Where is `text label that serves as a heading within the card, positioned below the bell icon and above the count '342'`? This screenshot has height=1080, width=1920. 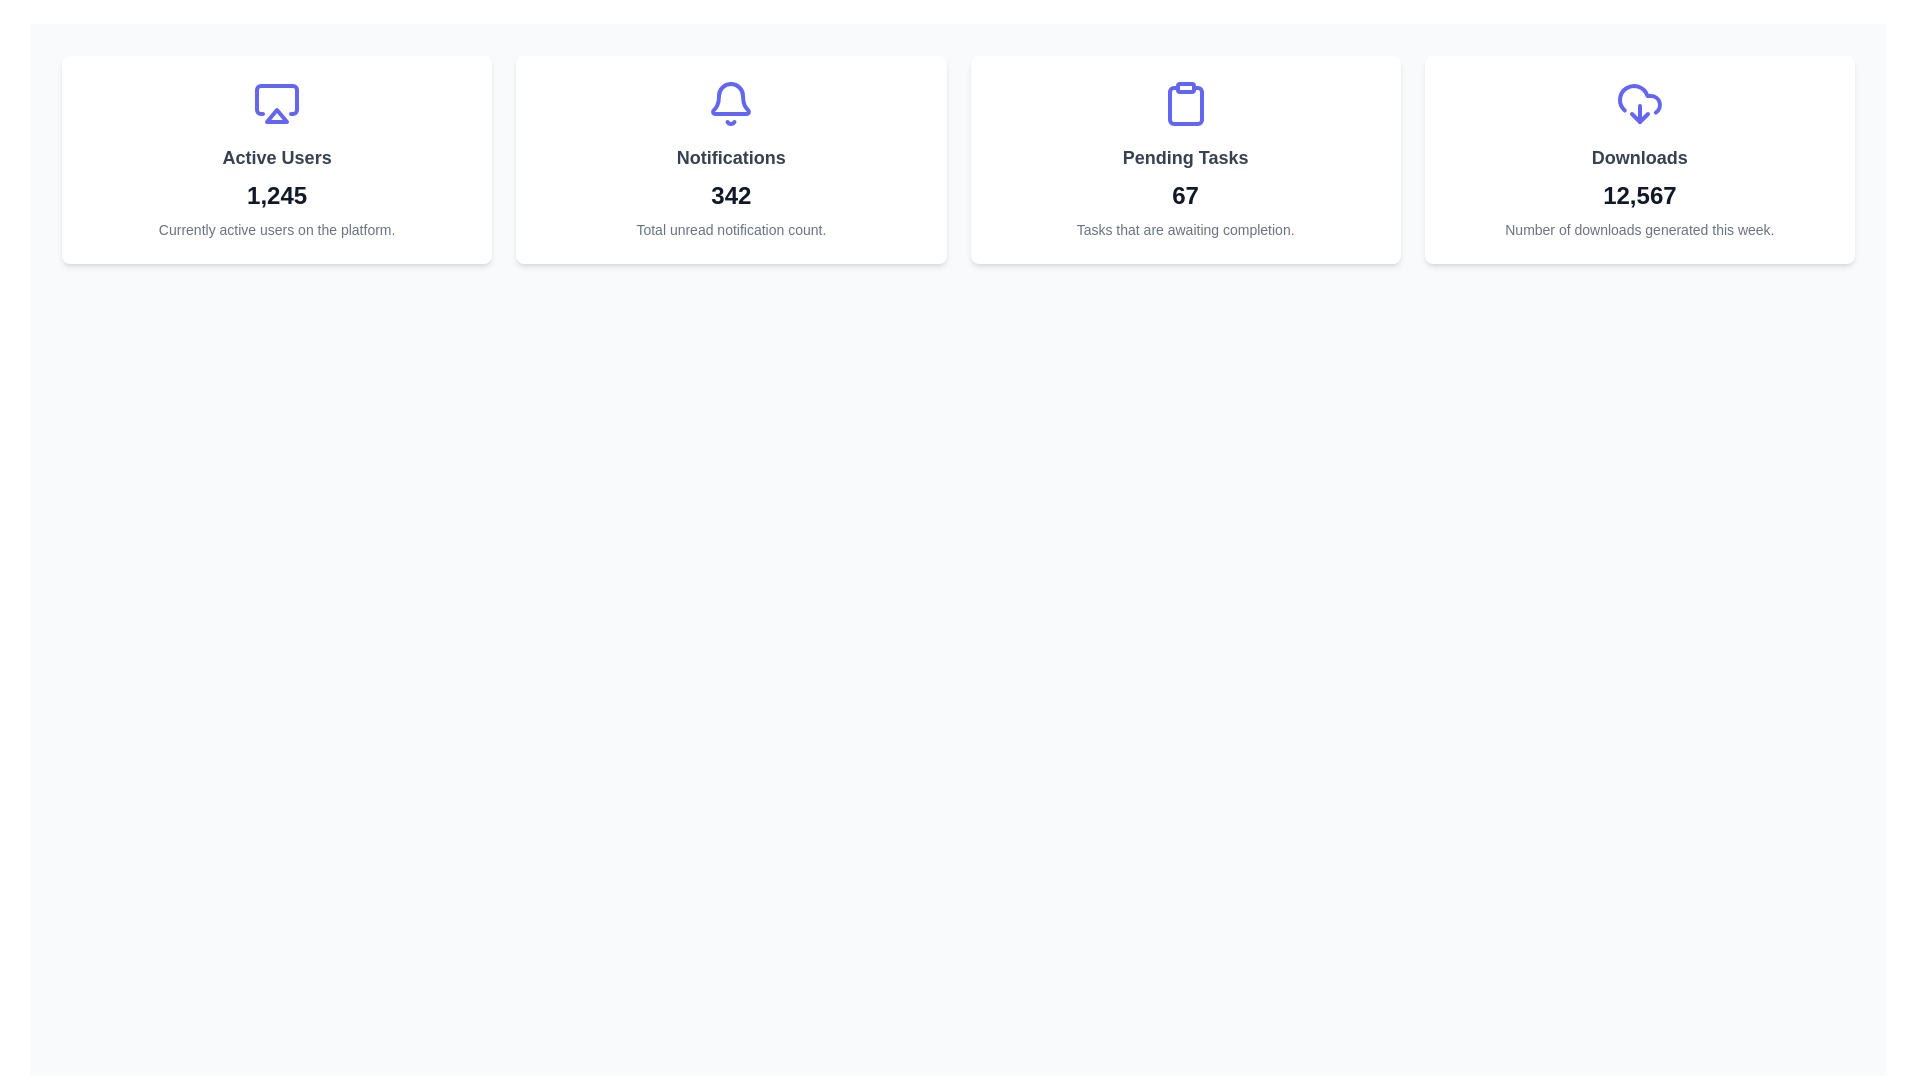 text label that serves as a heading within the card, positioned below the bell icon and above the count '342' is located at coordinates (730, 157).